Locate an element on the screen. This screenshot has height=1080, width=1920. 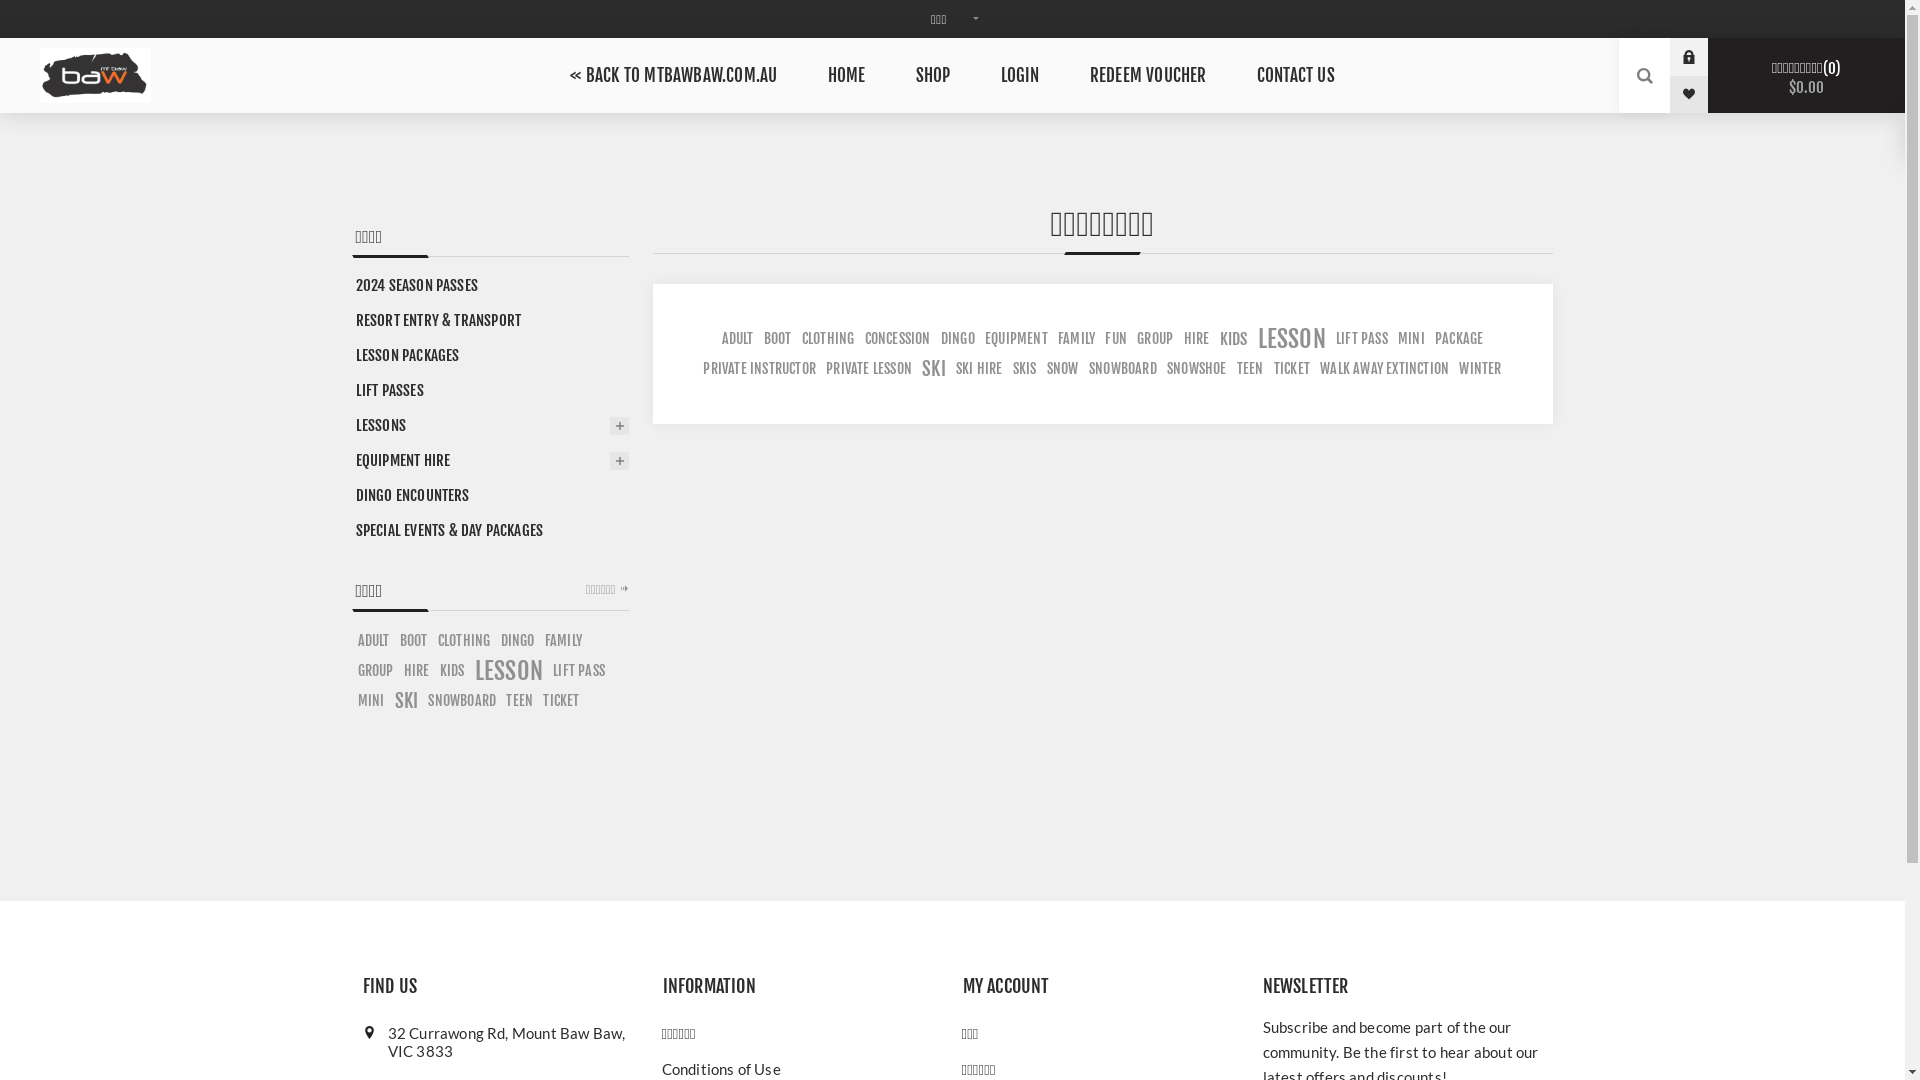
'CLOTHING' is located at coordinates (463, 640).